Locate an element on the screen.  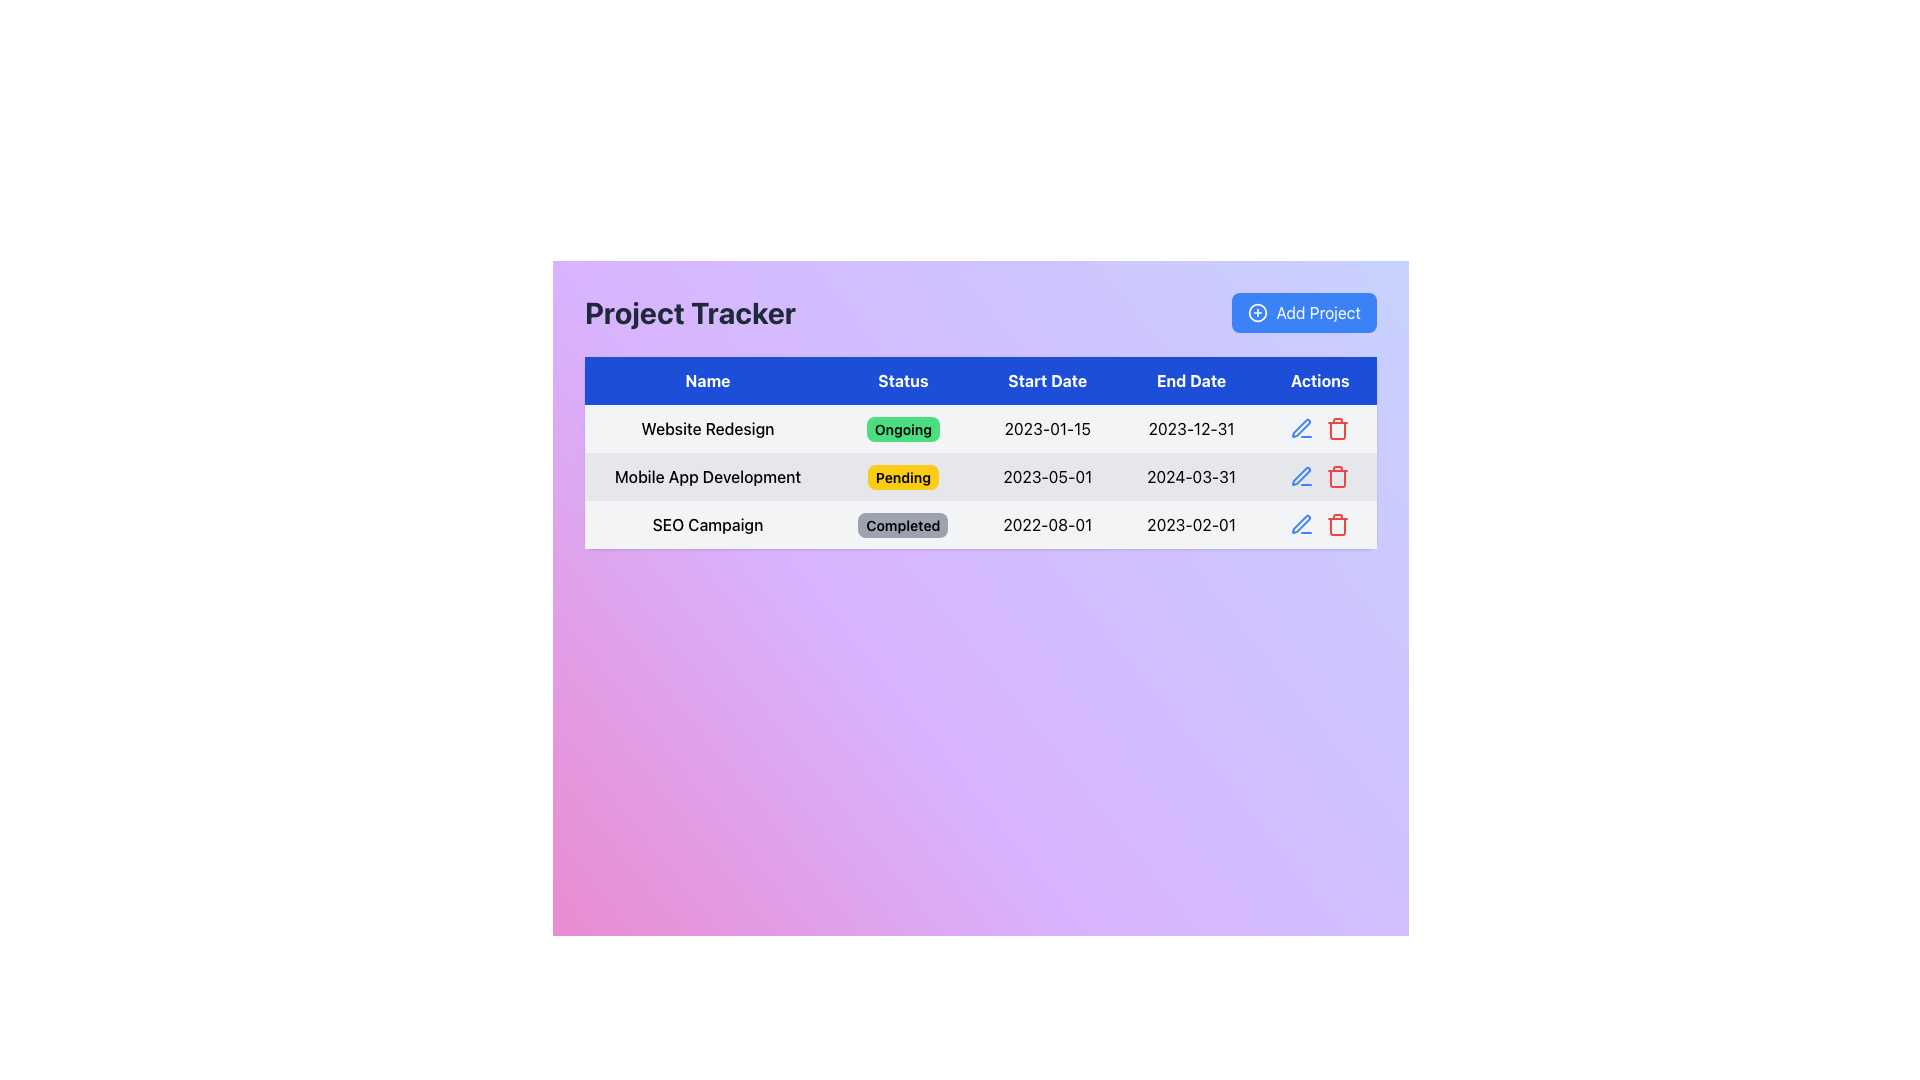
the text element displaying the end date for a project, located in the fifth column of the second row under the 'End Date' column is located at coordinates (1191, 477).